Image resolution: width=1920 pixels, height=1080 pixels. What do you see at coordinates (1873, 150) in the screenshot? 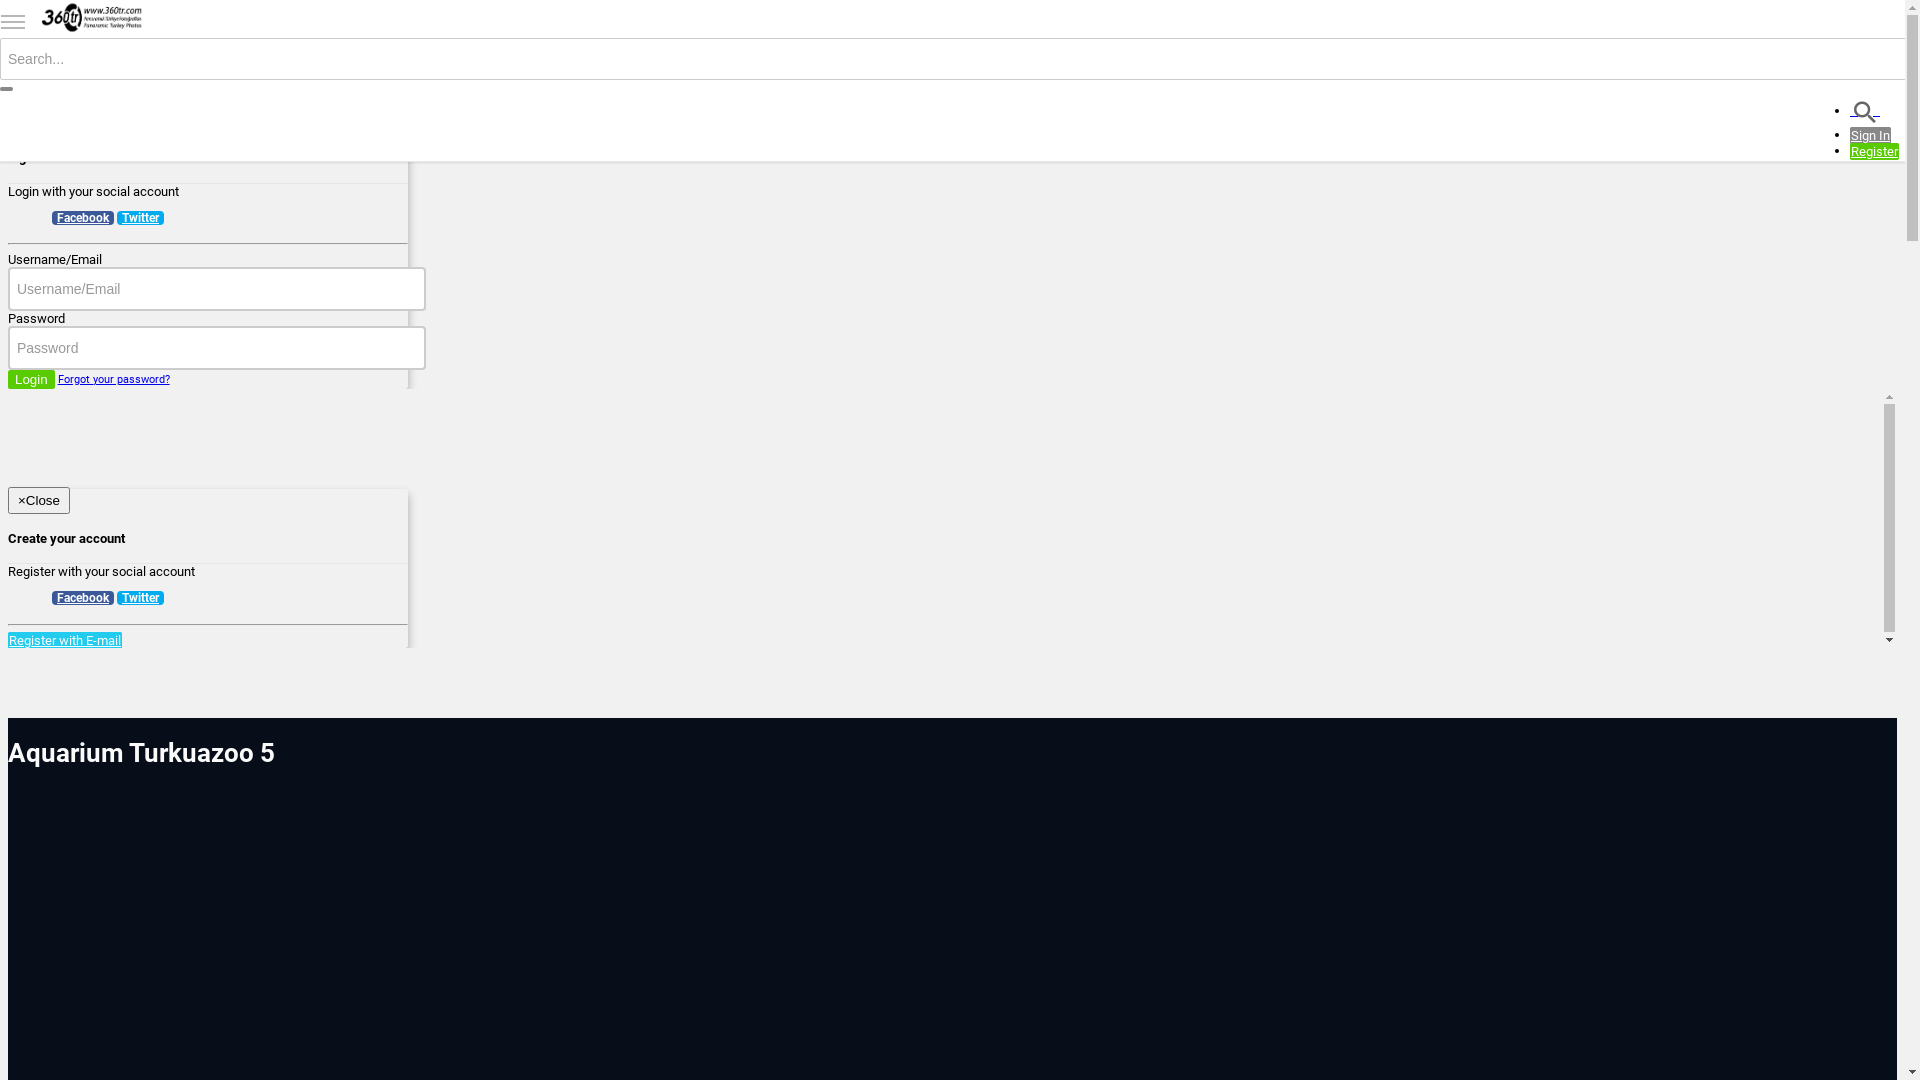
I see `'Register'` at bounding box center [1873, 150].